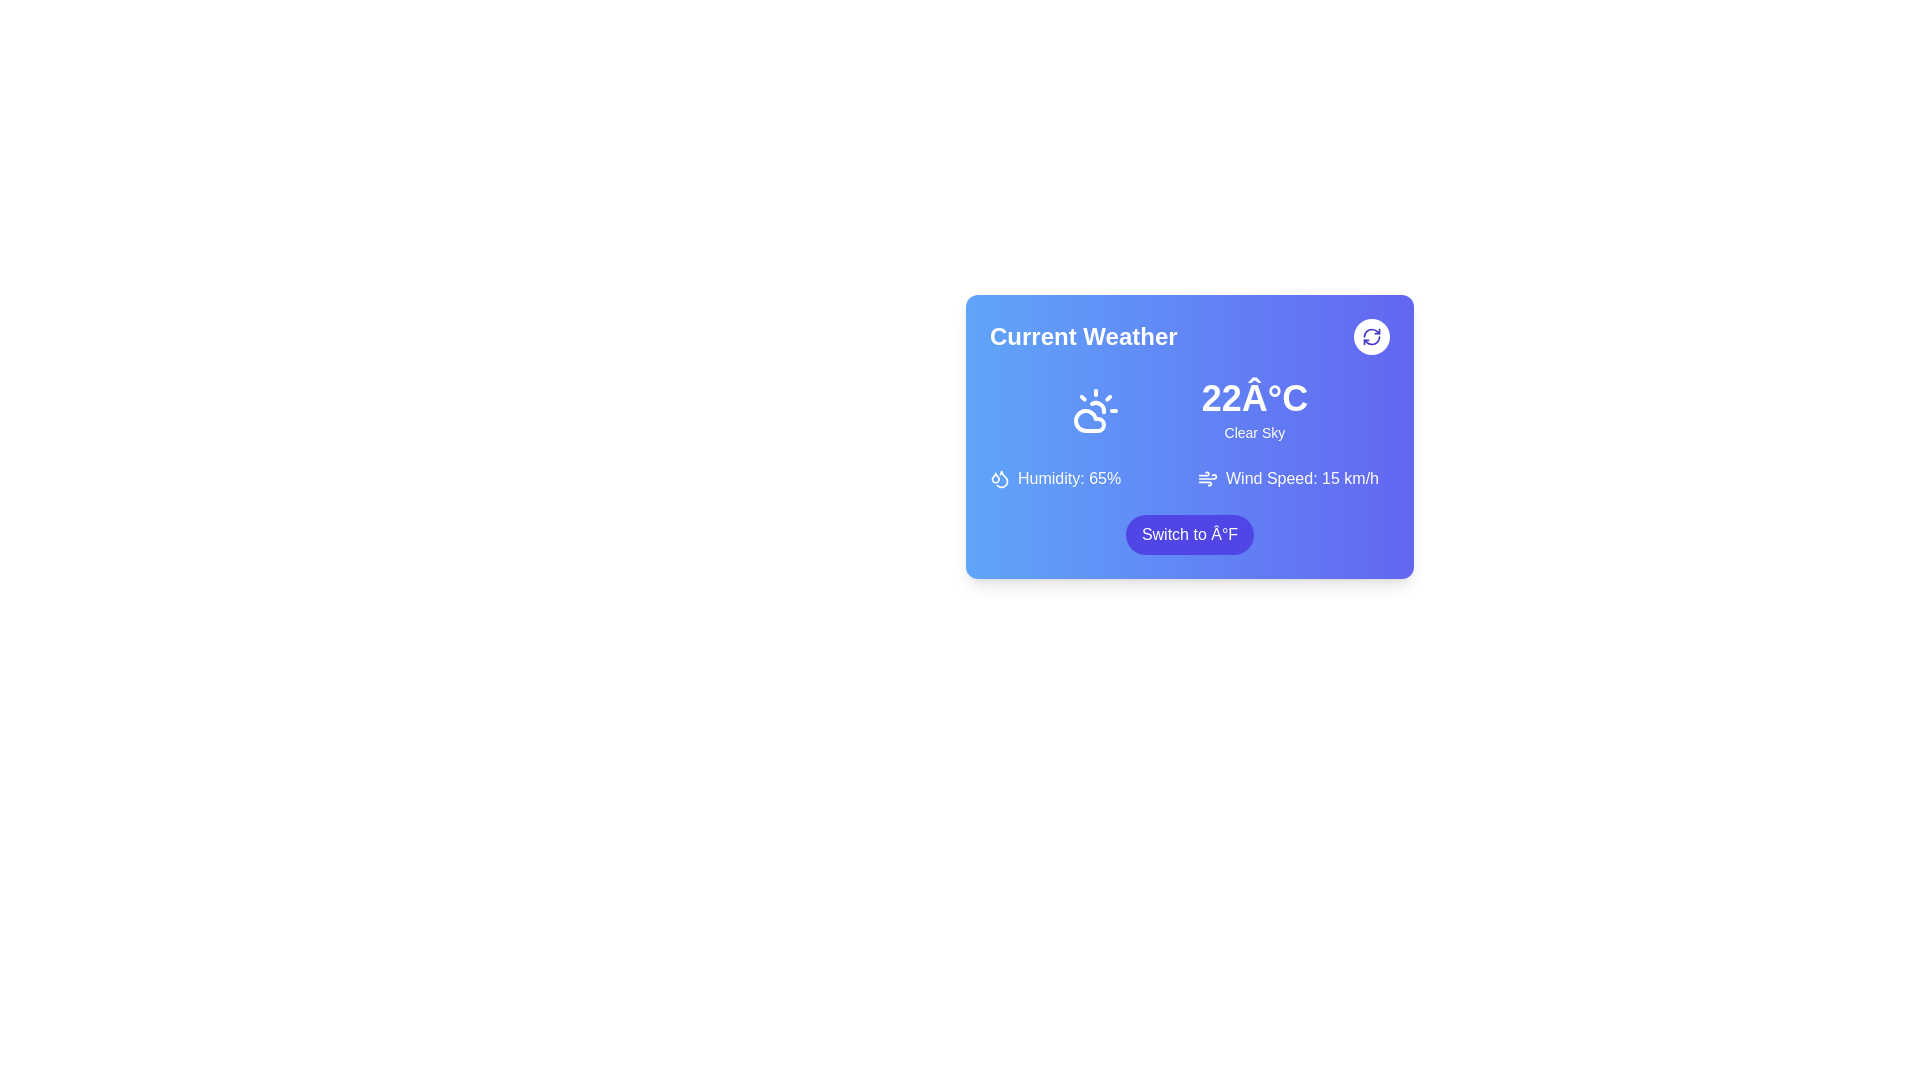  What do you see at coordinates (1190, 534) in the screenshot?
I see `the rounded purple button labeled 'Switch to °F' to observe any hover effects` at bounding box center [1190, 534].